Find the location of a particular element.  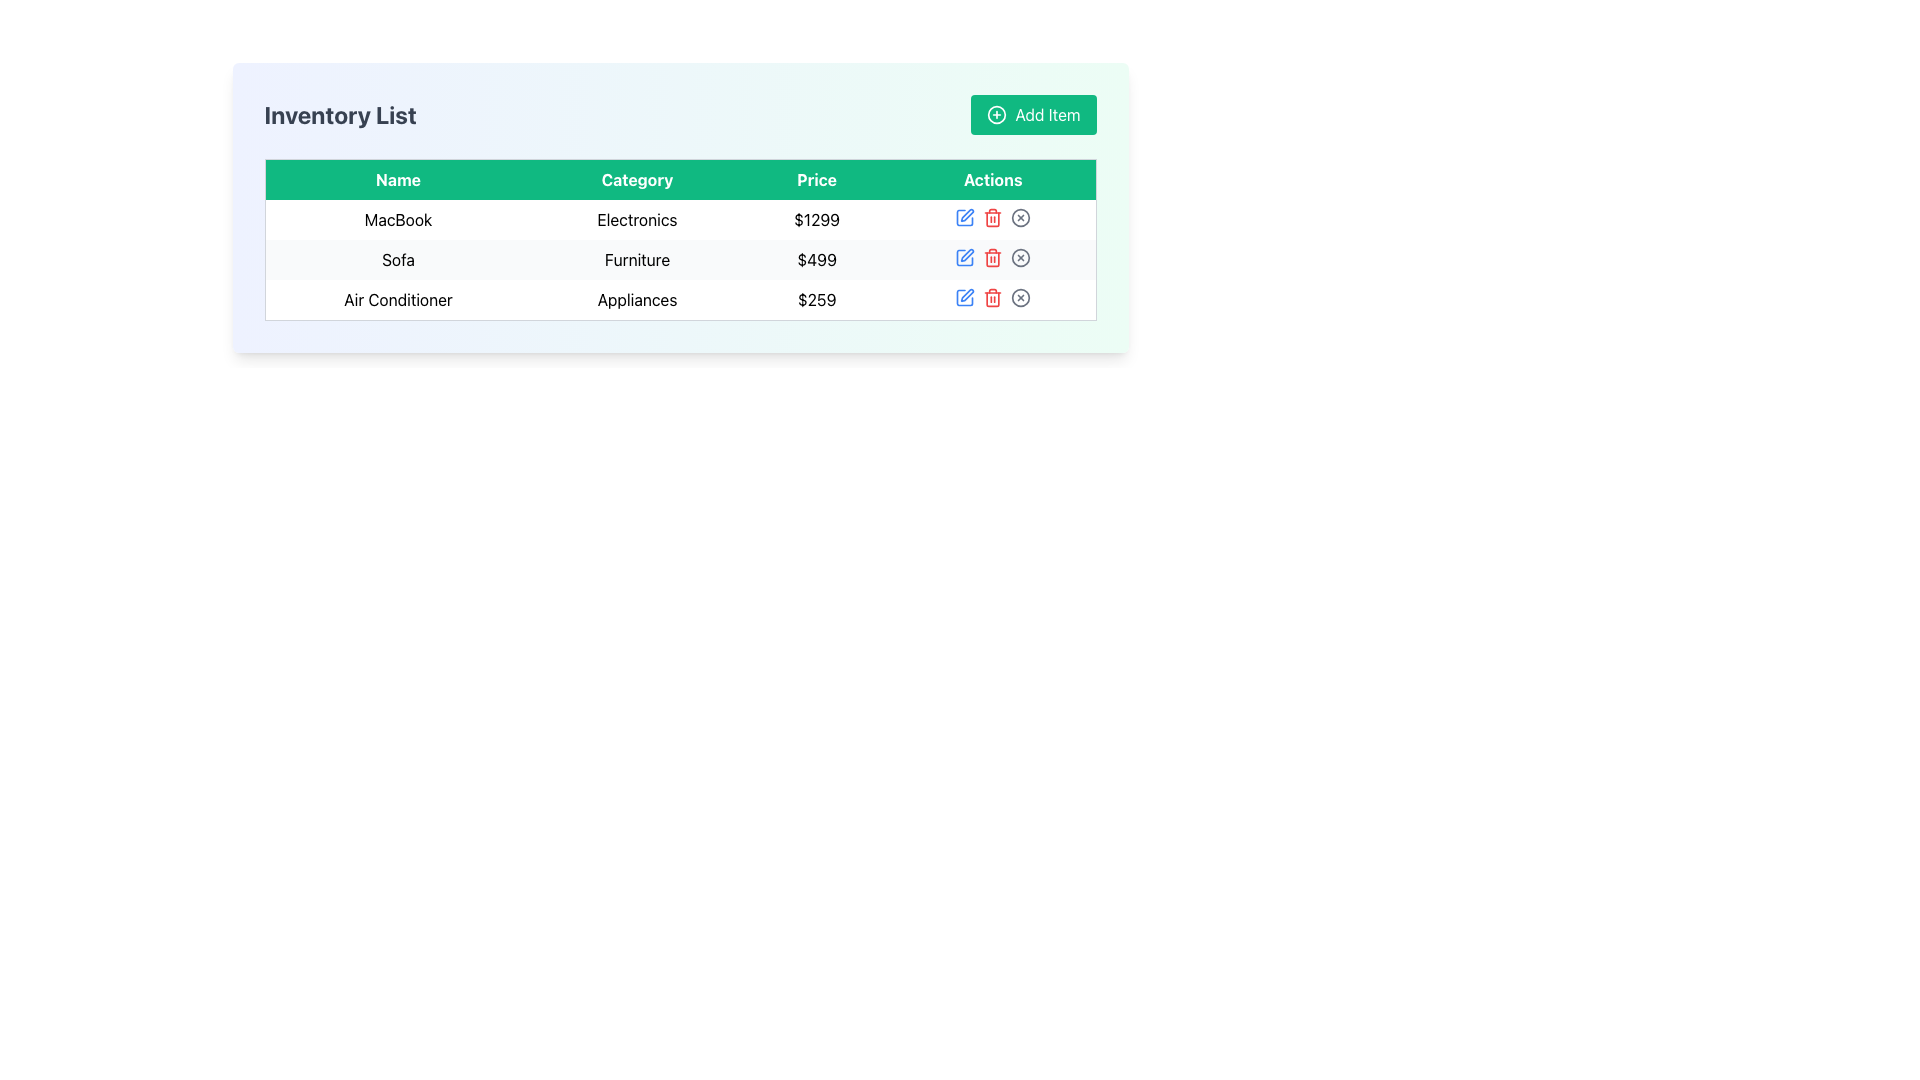

the group of interactive icons located in the right column of the 'Actions' section, within the second row labelled 'Furniture' in the table is located at coordinates (993, 257).